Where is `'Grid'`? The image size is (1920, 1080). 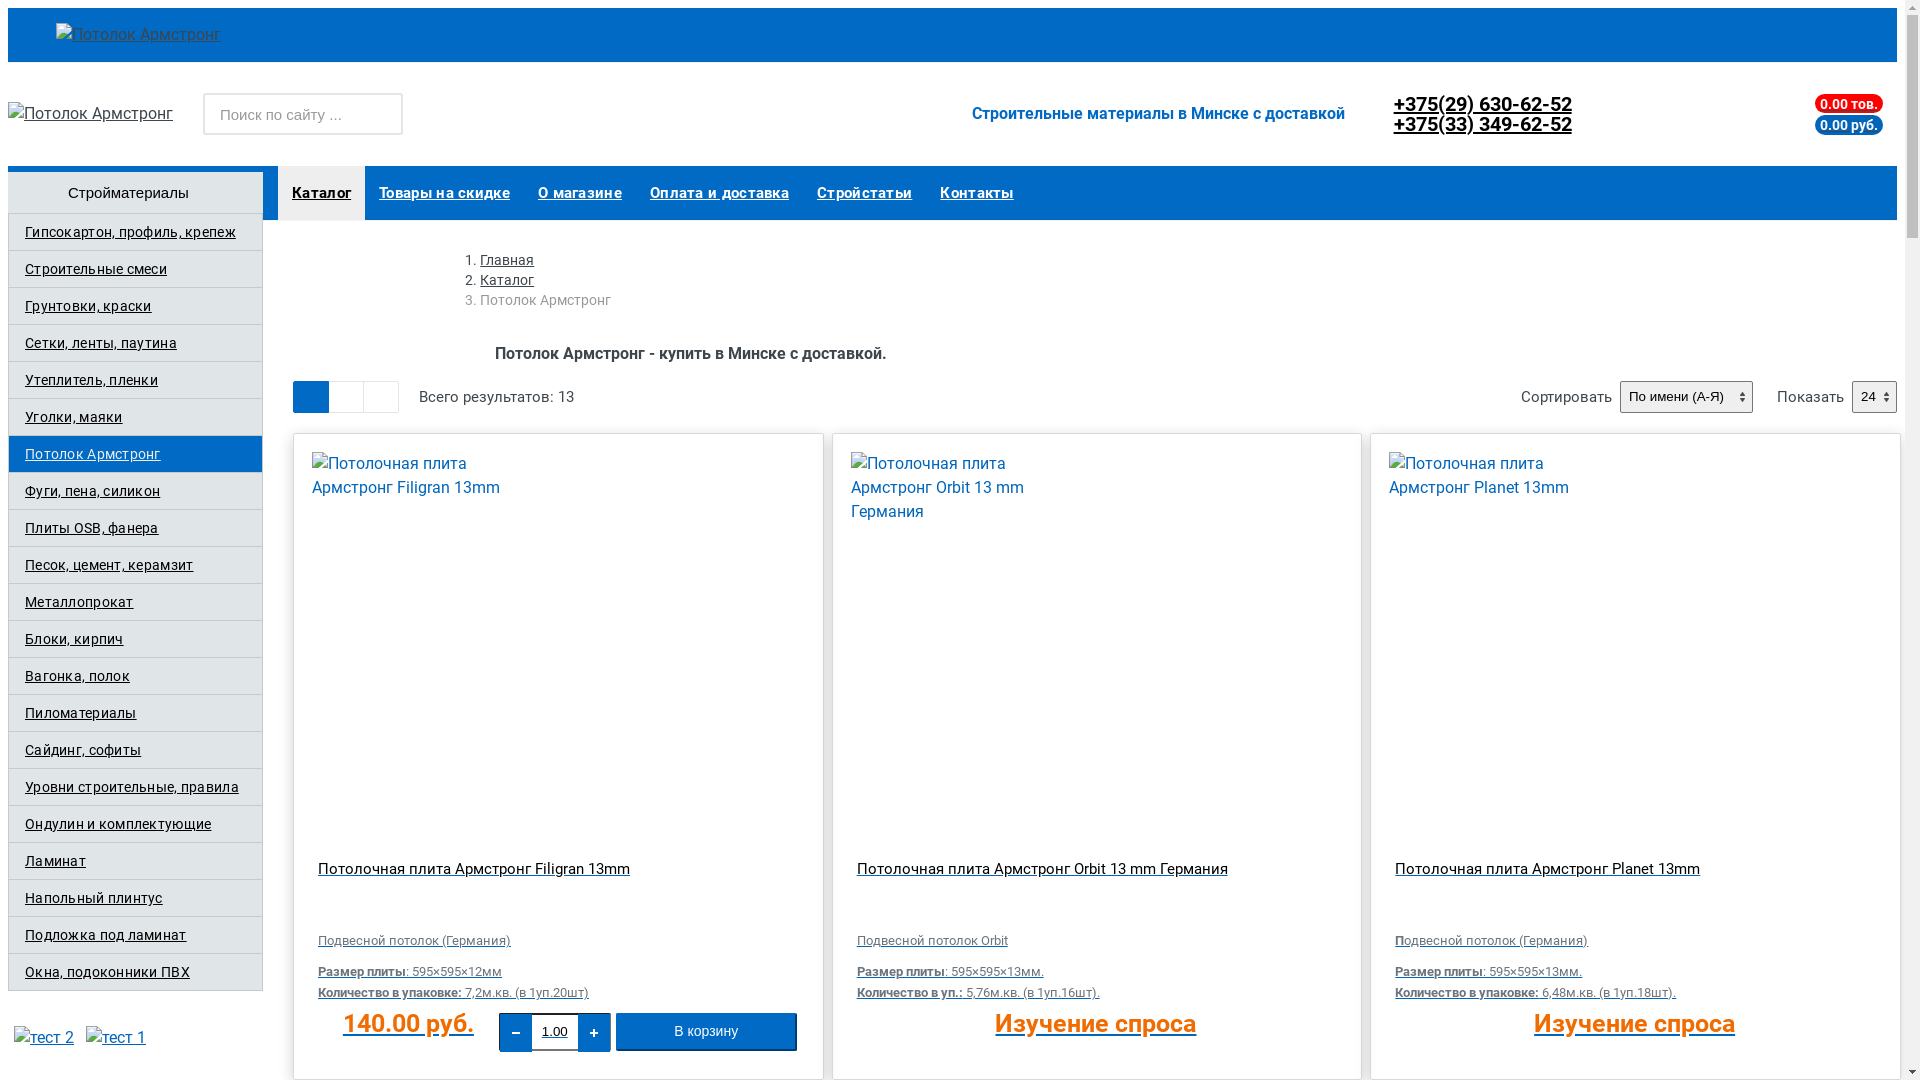 'Grid' is located at coordinates (310, 397).